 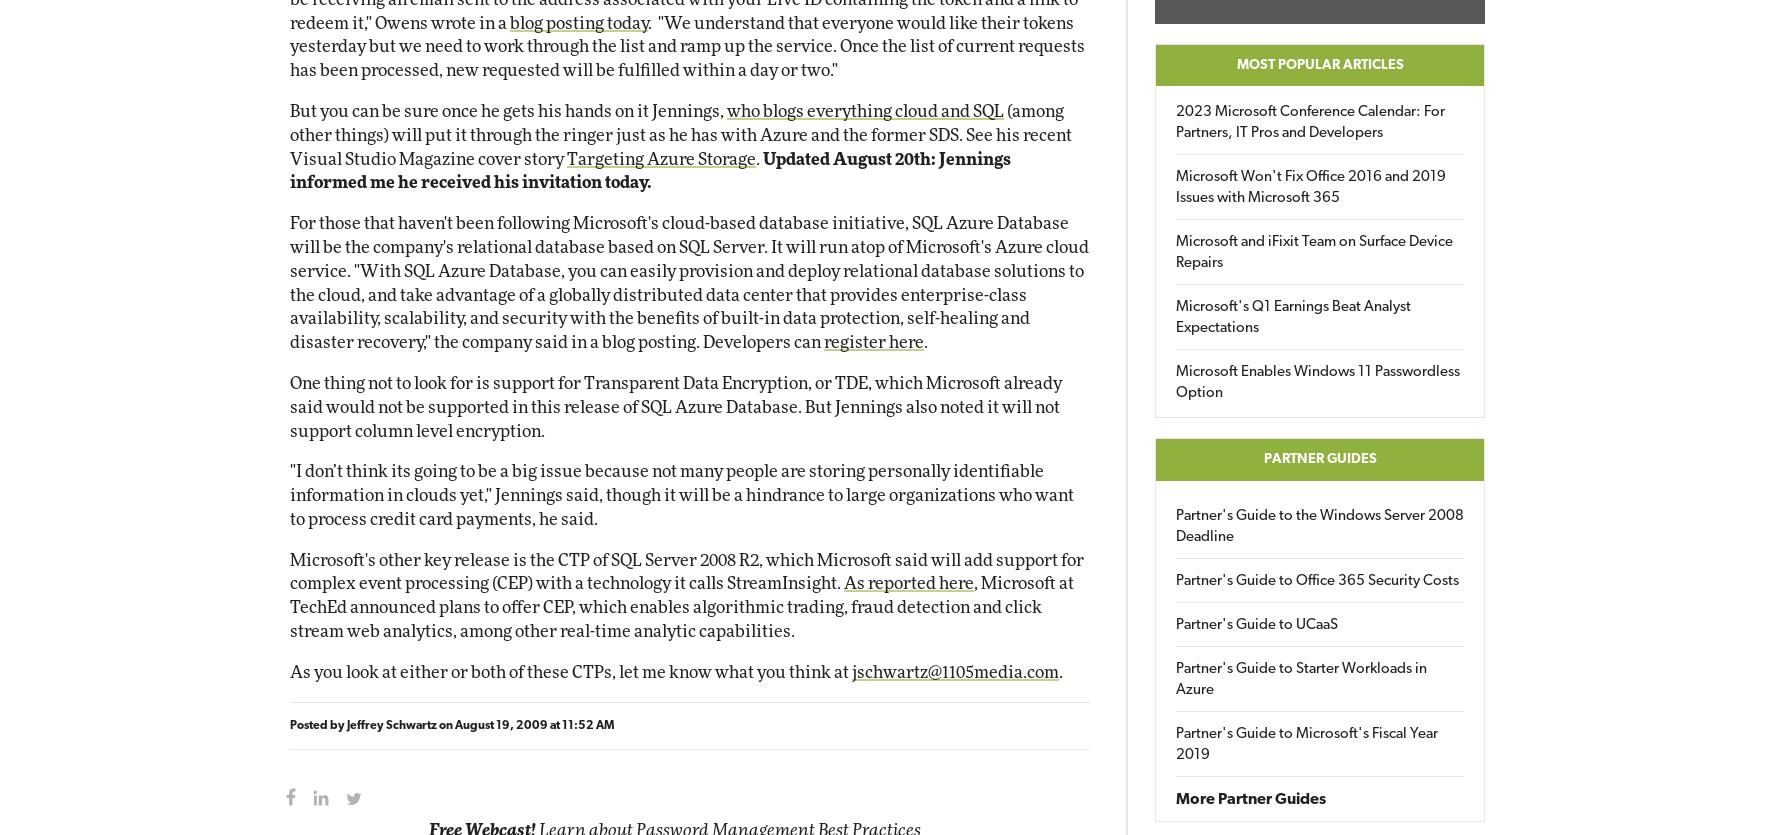 What do you see at coordinates (1316, 580) in the screenshot?
I see `'Partner's Guide to Office 365 Security Costs'` at bounding box center [1316, 580].